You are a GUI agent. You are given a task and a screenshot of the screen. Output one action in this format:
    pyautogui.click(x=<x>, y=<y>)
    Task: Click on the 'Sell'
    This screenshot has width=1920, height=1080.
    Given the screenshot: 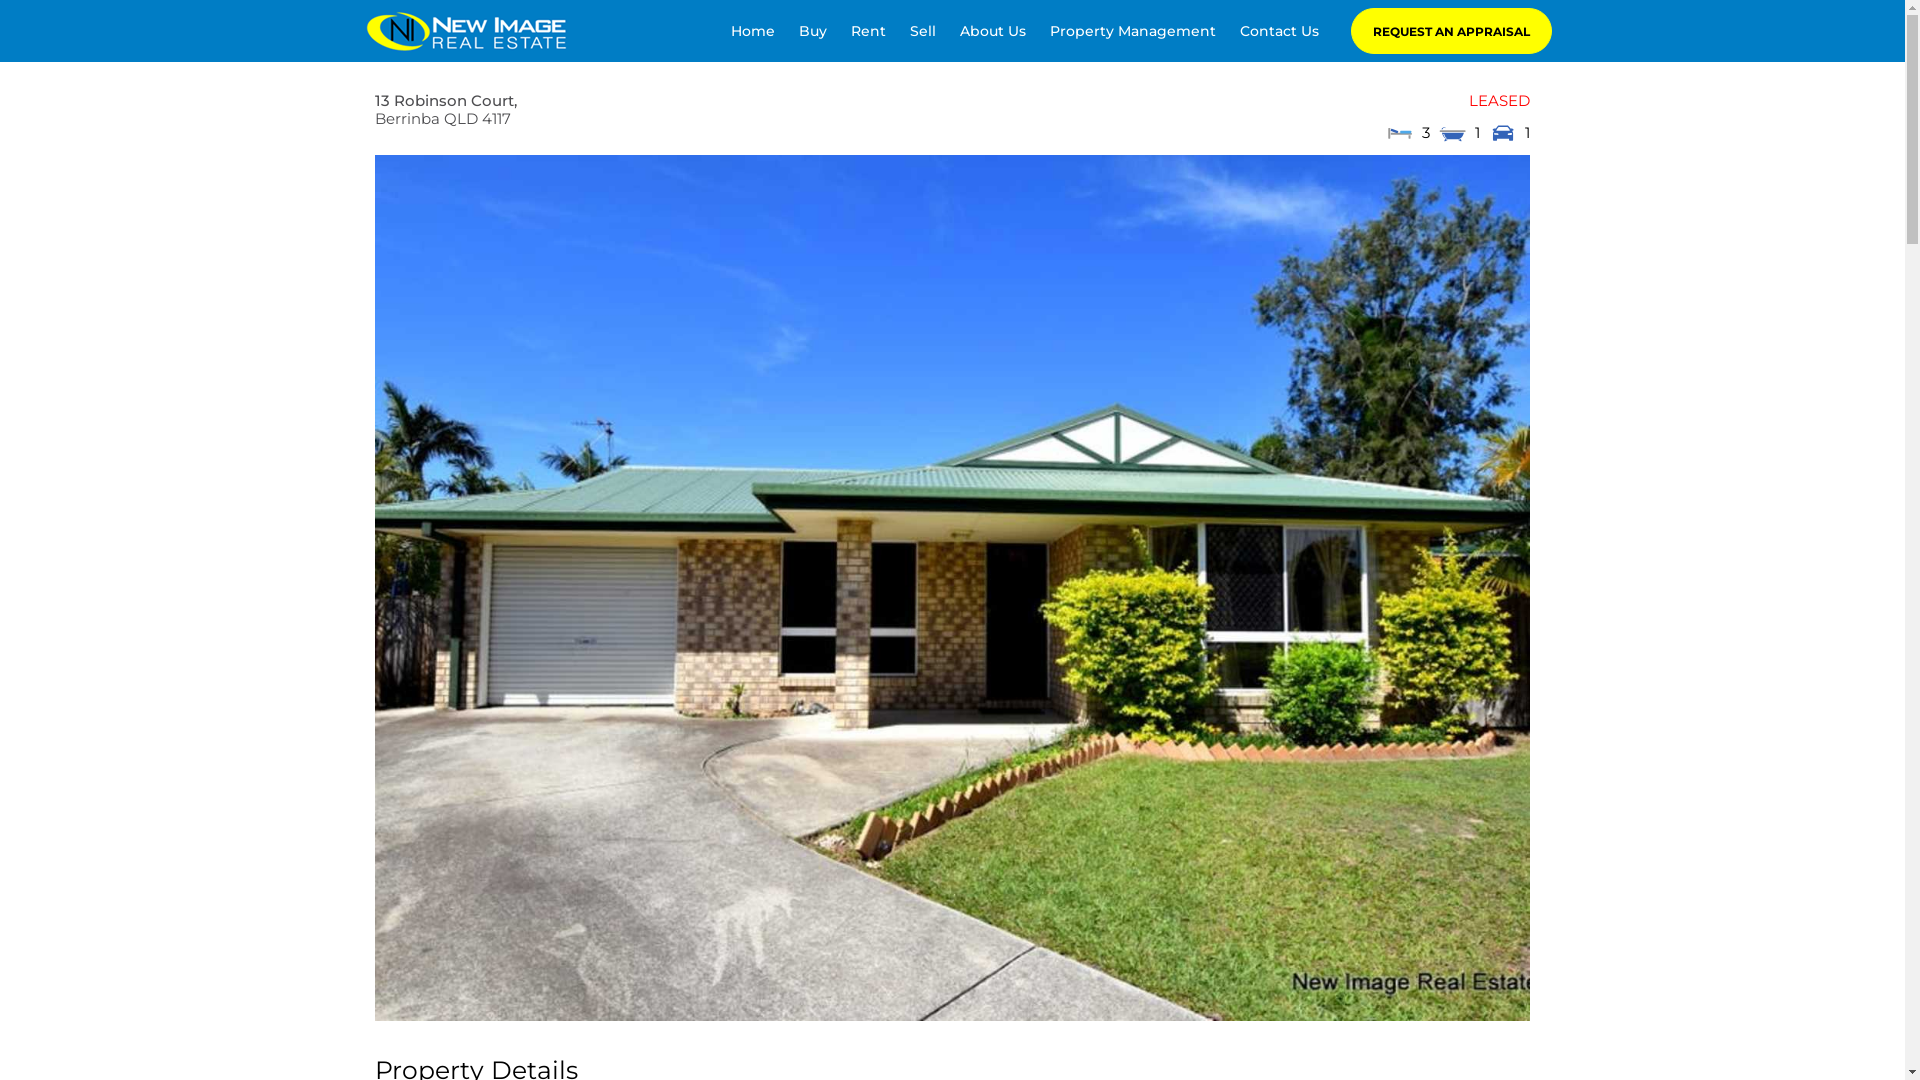 What is the action you would take?
    pyautogui.click(x=921, y=30)
    